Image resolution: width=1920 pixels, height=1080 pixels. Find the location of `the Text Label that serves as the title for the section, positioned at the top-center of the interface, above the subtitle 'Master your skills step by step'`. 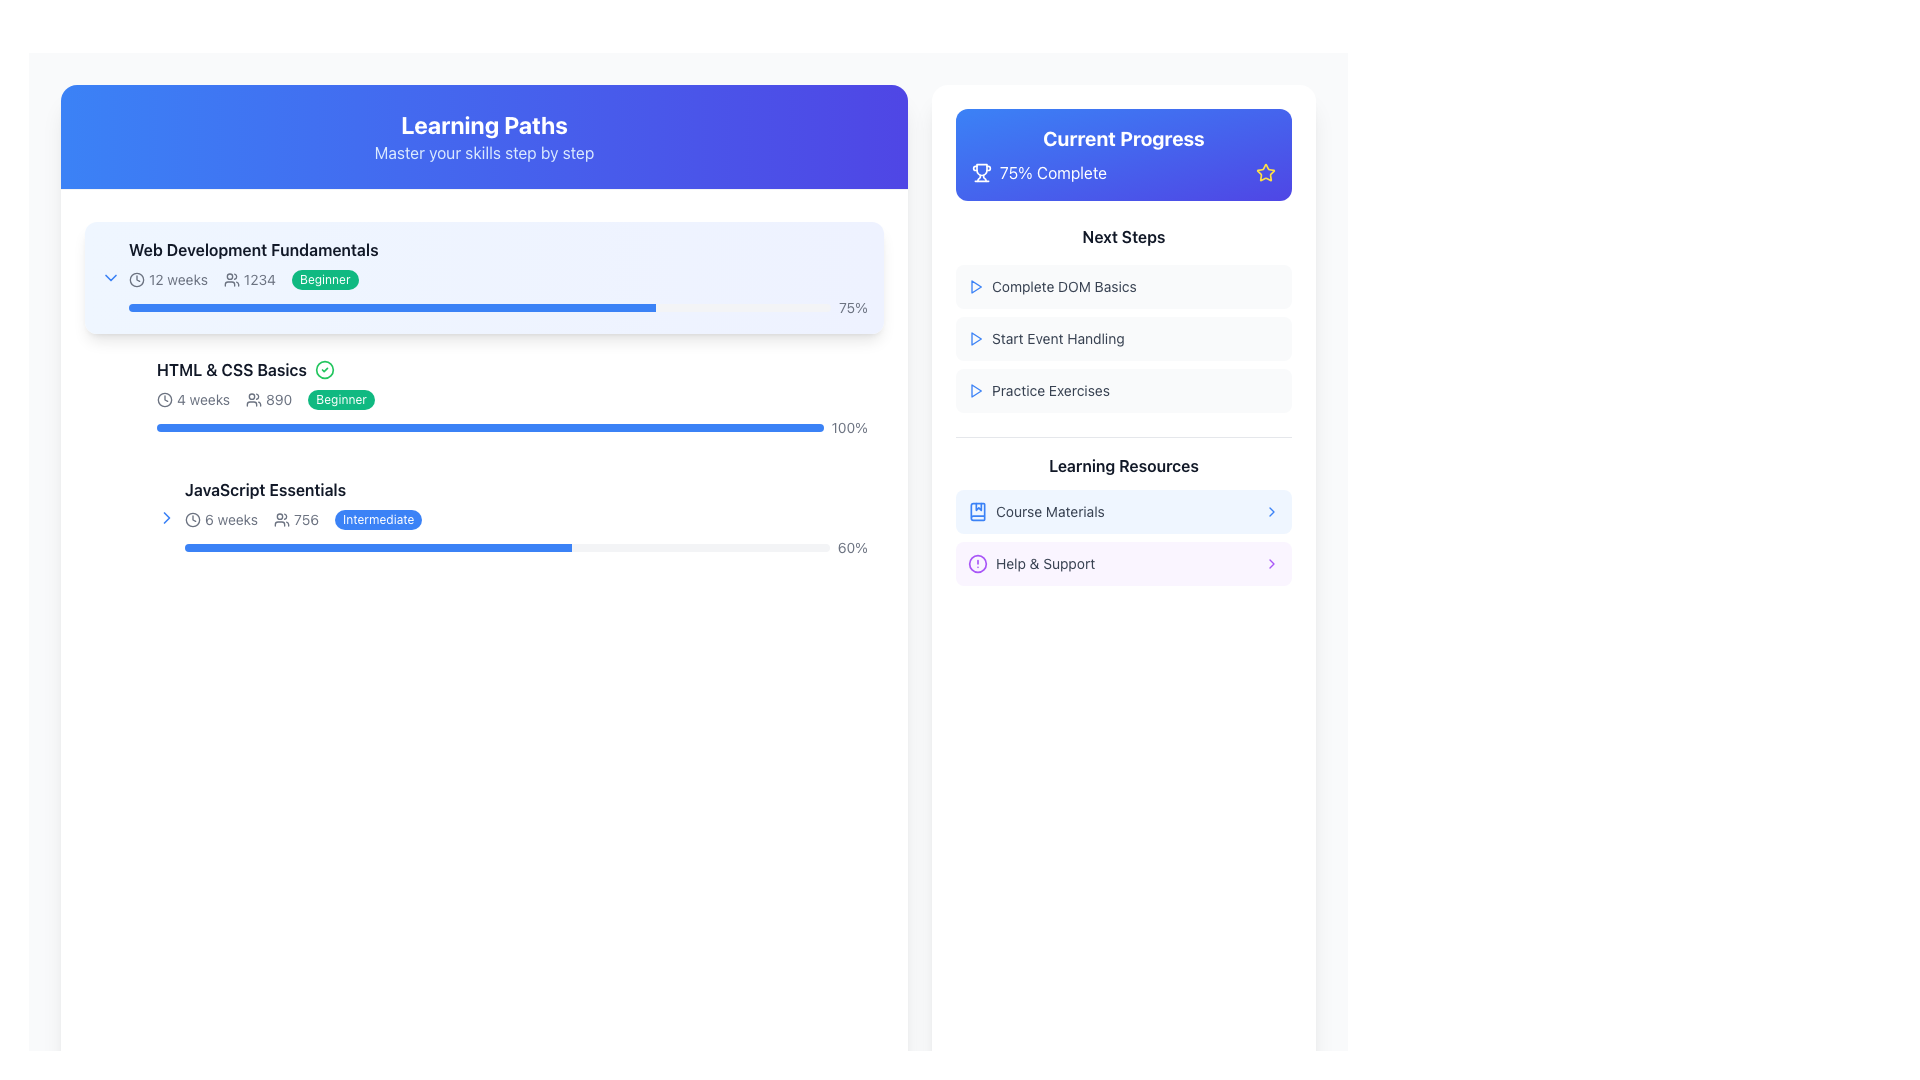

the Text Label that serves as the title for the section, positioned at the top-center of the interface, above the subtitle 'Master your skills step by step' is located at coordinates (484, 124).